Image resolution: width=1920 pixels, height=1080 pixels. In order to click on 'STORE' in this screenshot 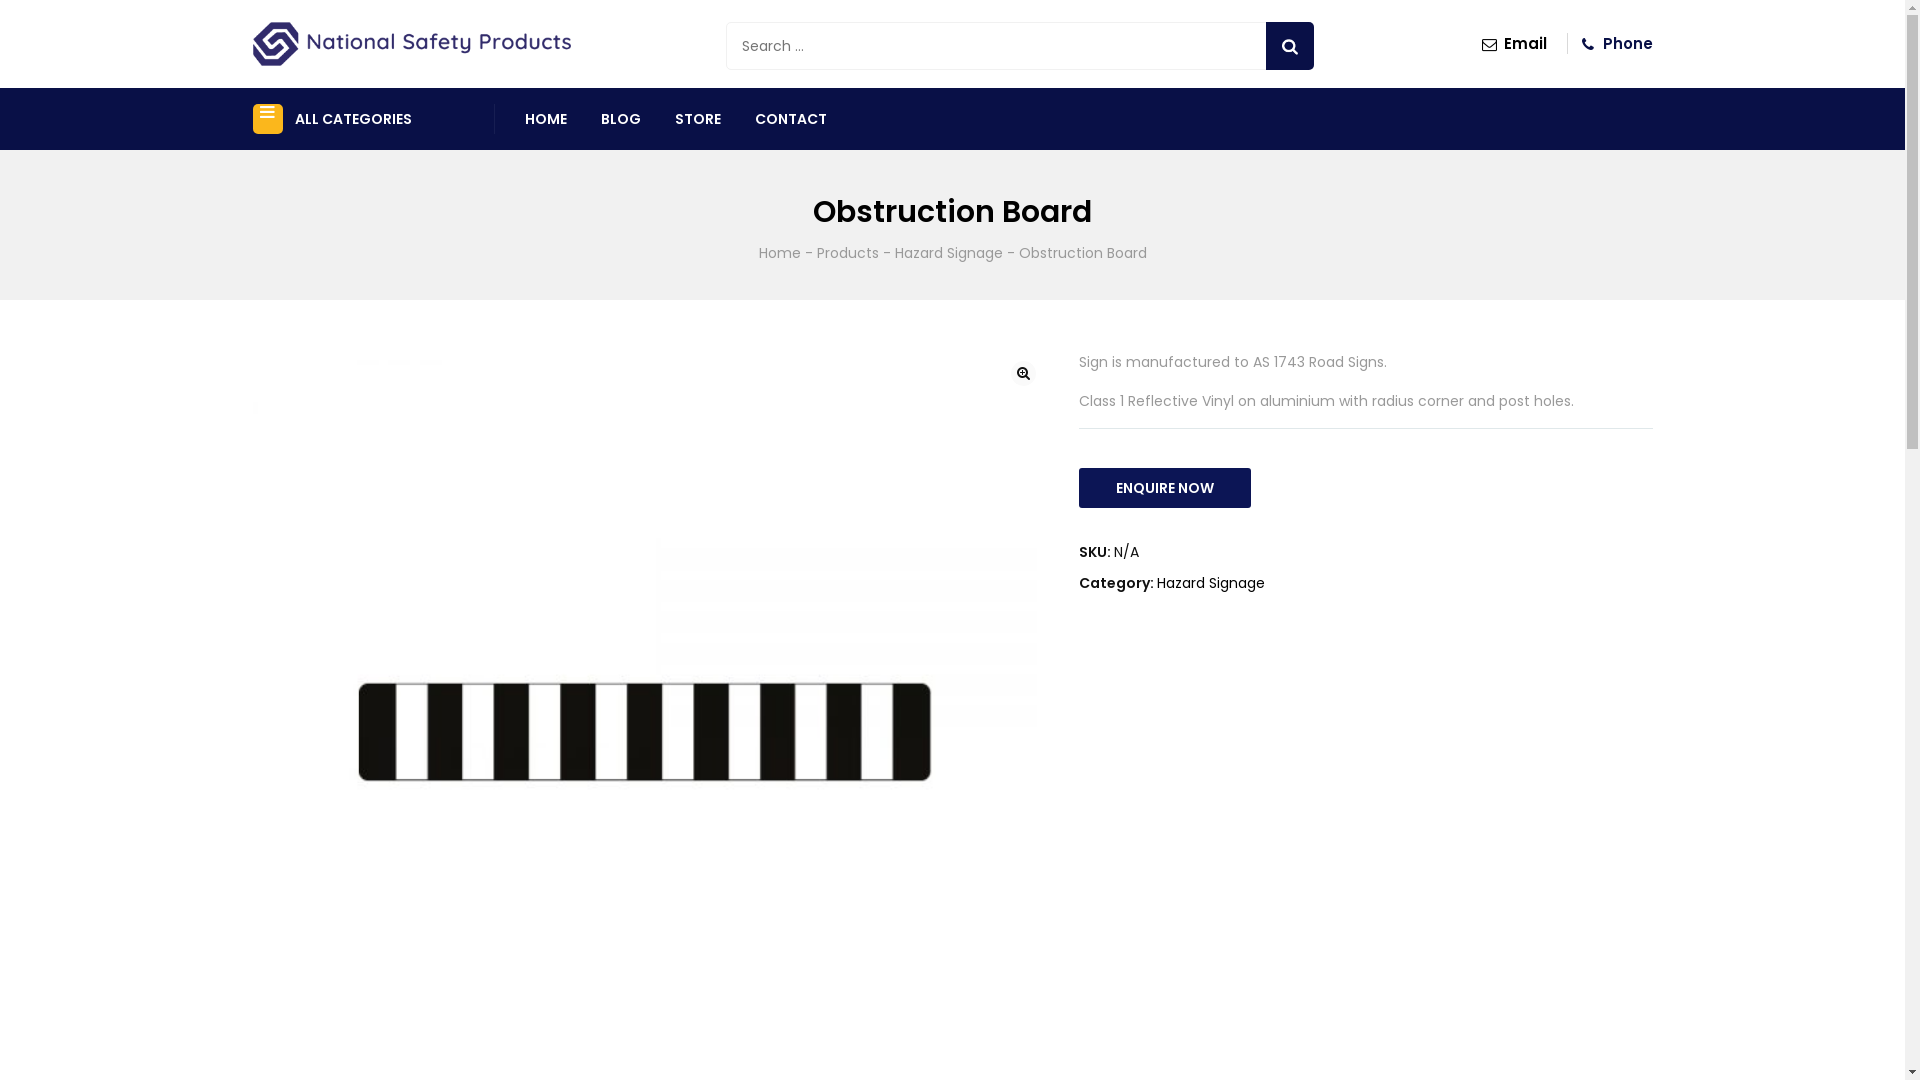, I will do `click(697, 119)`.